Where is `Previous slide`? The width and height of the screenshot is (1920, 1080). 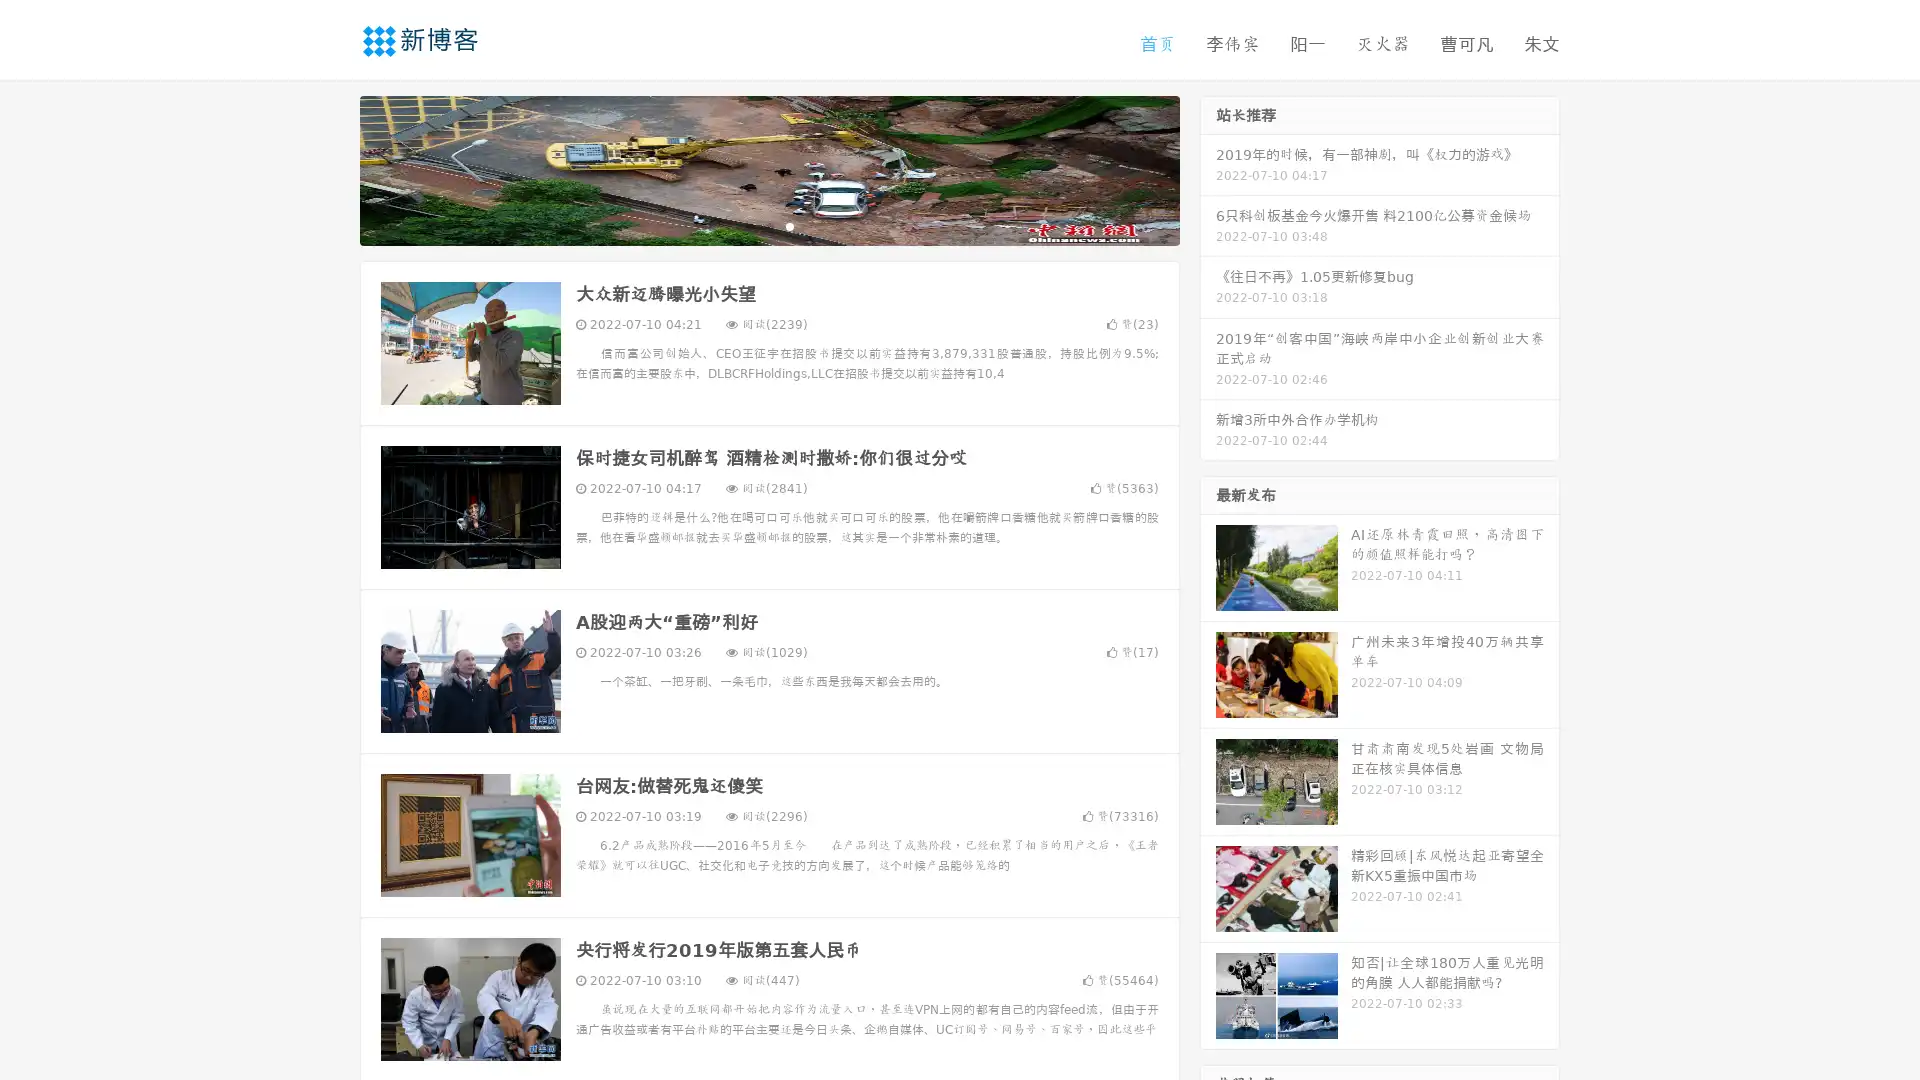
Previous slide is located at coordinates (330, 168).